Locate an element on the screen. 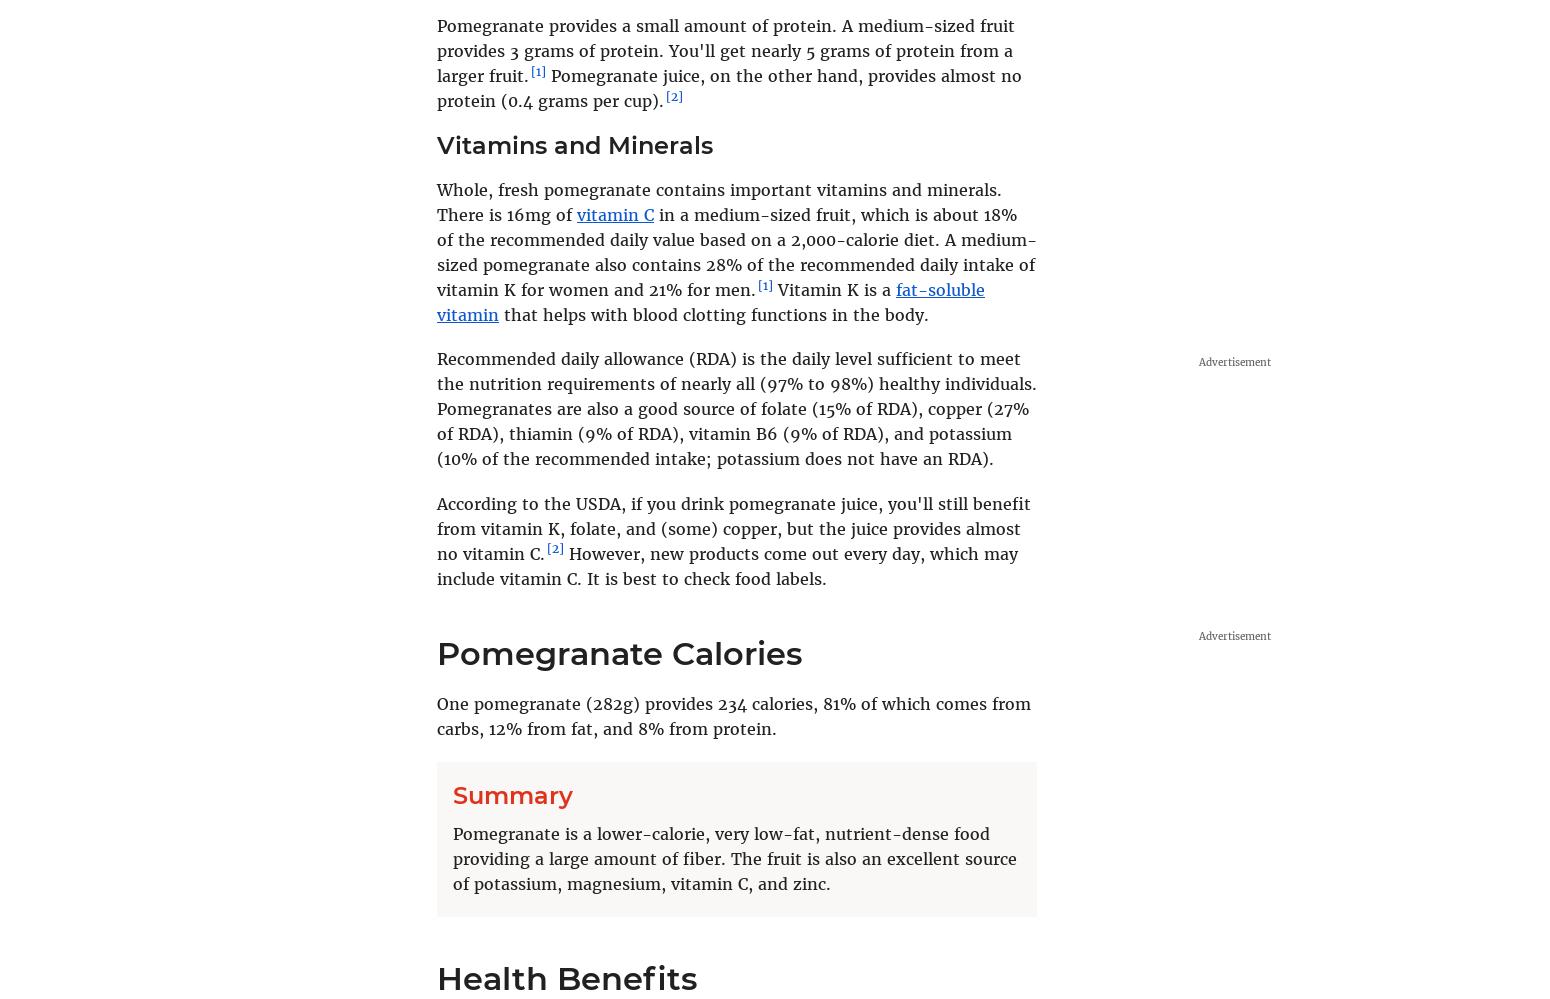 This screenshot has height=999, width=1550. 'Pomegranate juice, on the other hand, provides almost no protein (0.4 grams per cup).' is located at coordinates (729, 86).